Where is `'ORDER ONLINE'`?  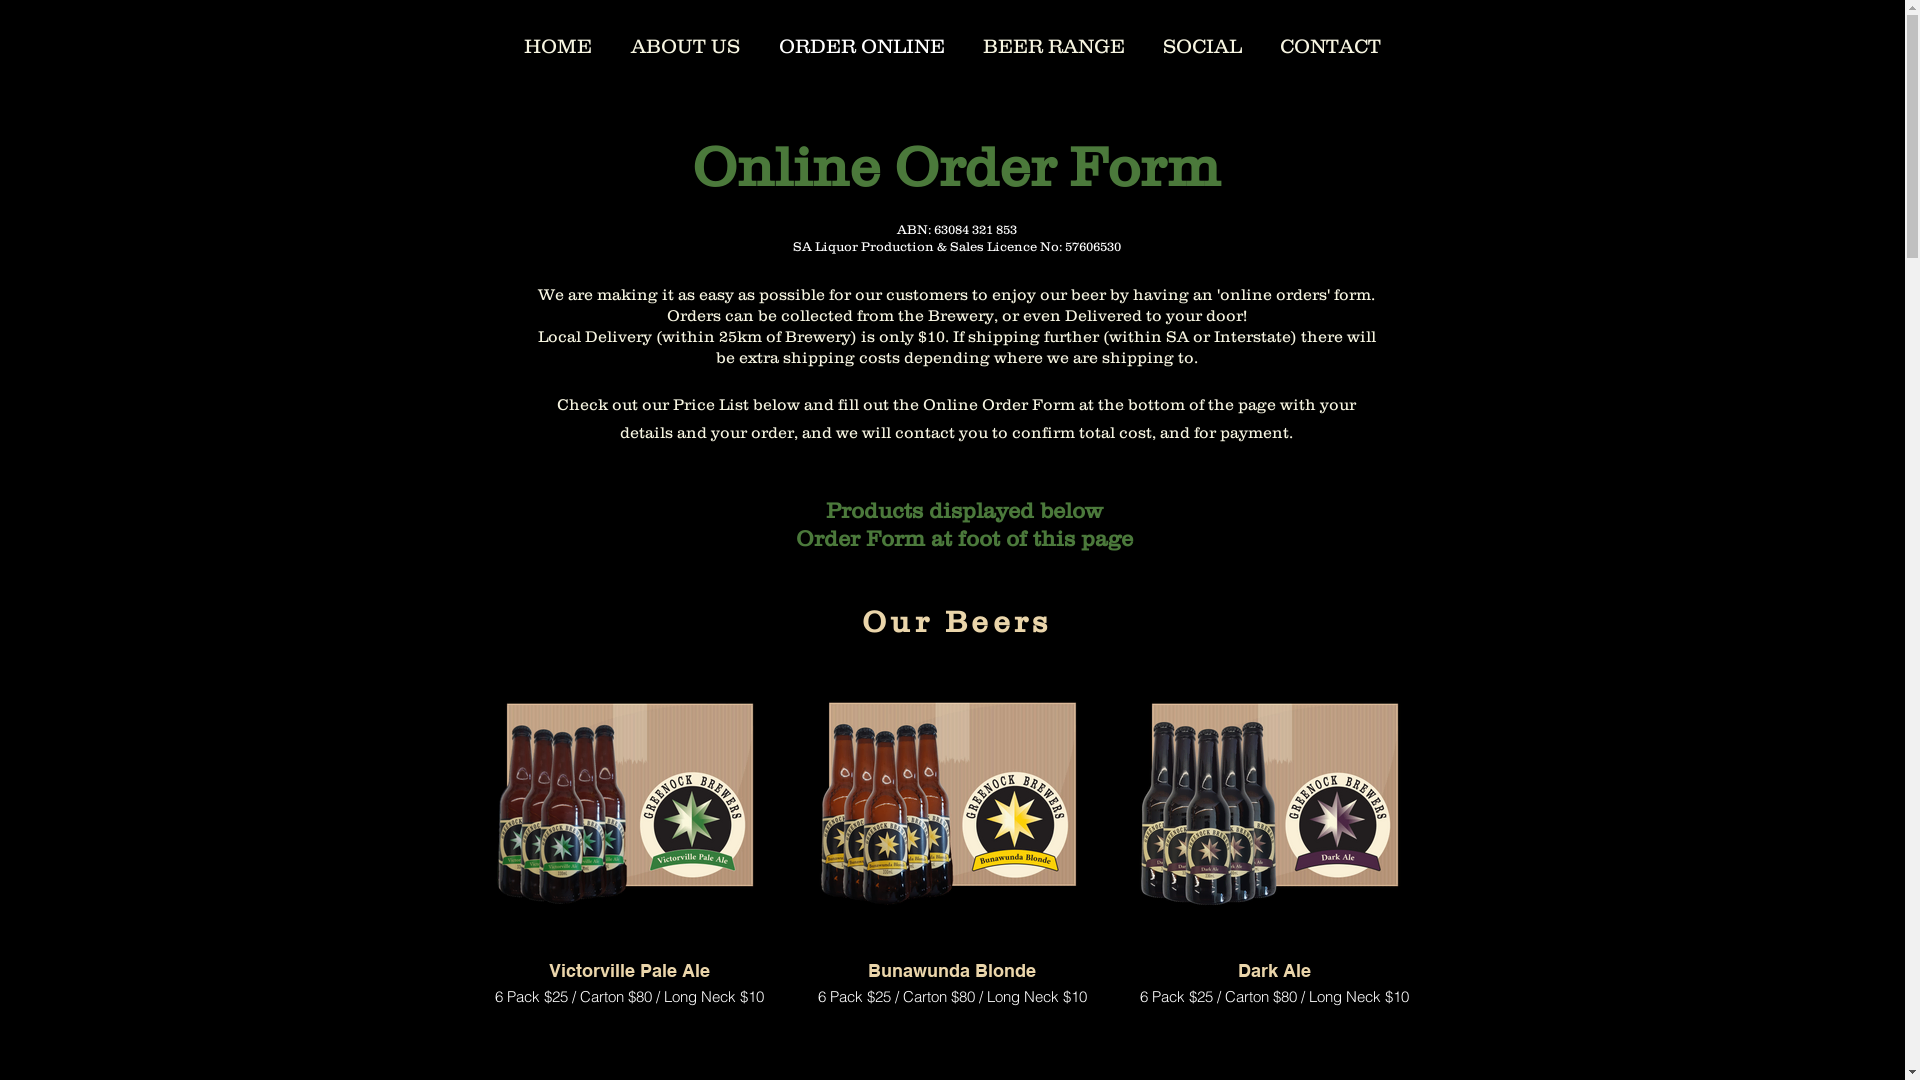 'ORDER ONLINE' is located at coordinates (758, 43).